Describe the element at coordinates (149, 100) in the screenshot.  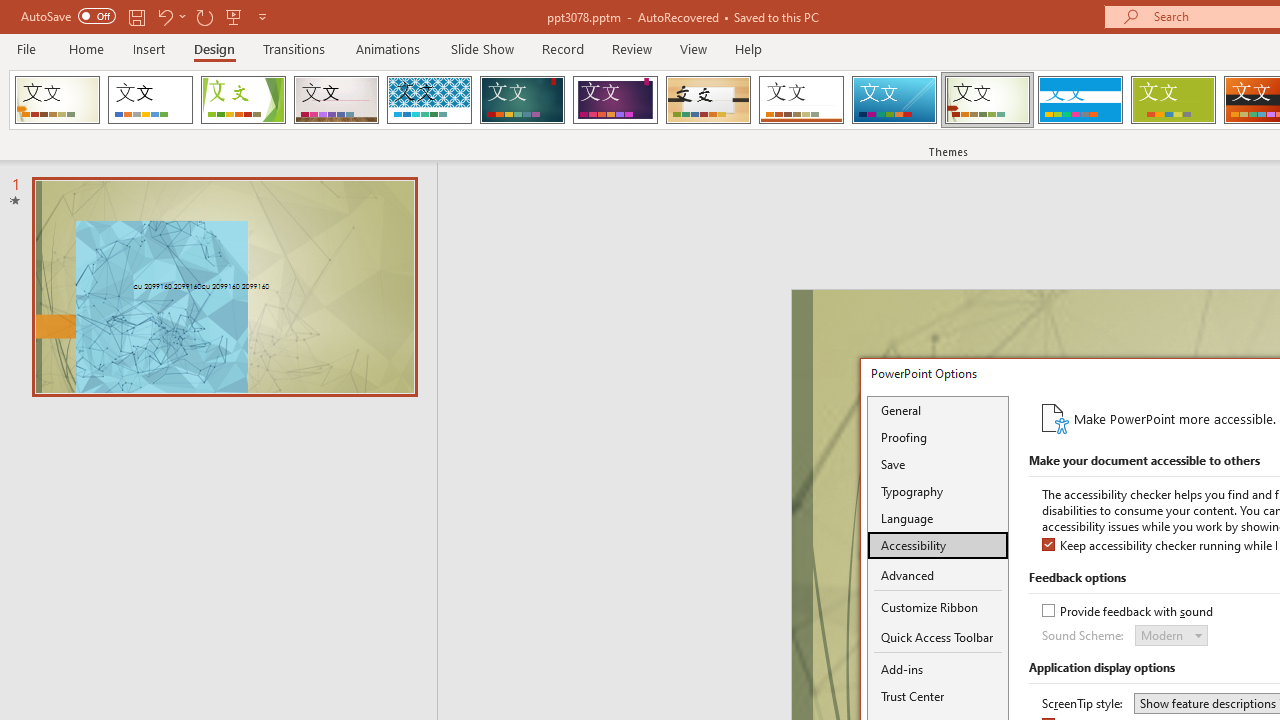
I see `'Office Theme'` at that location.